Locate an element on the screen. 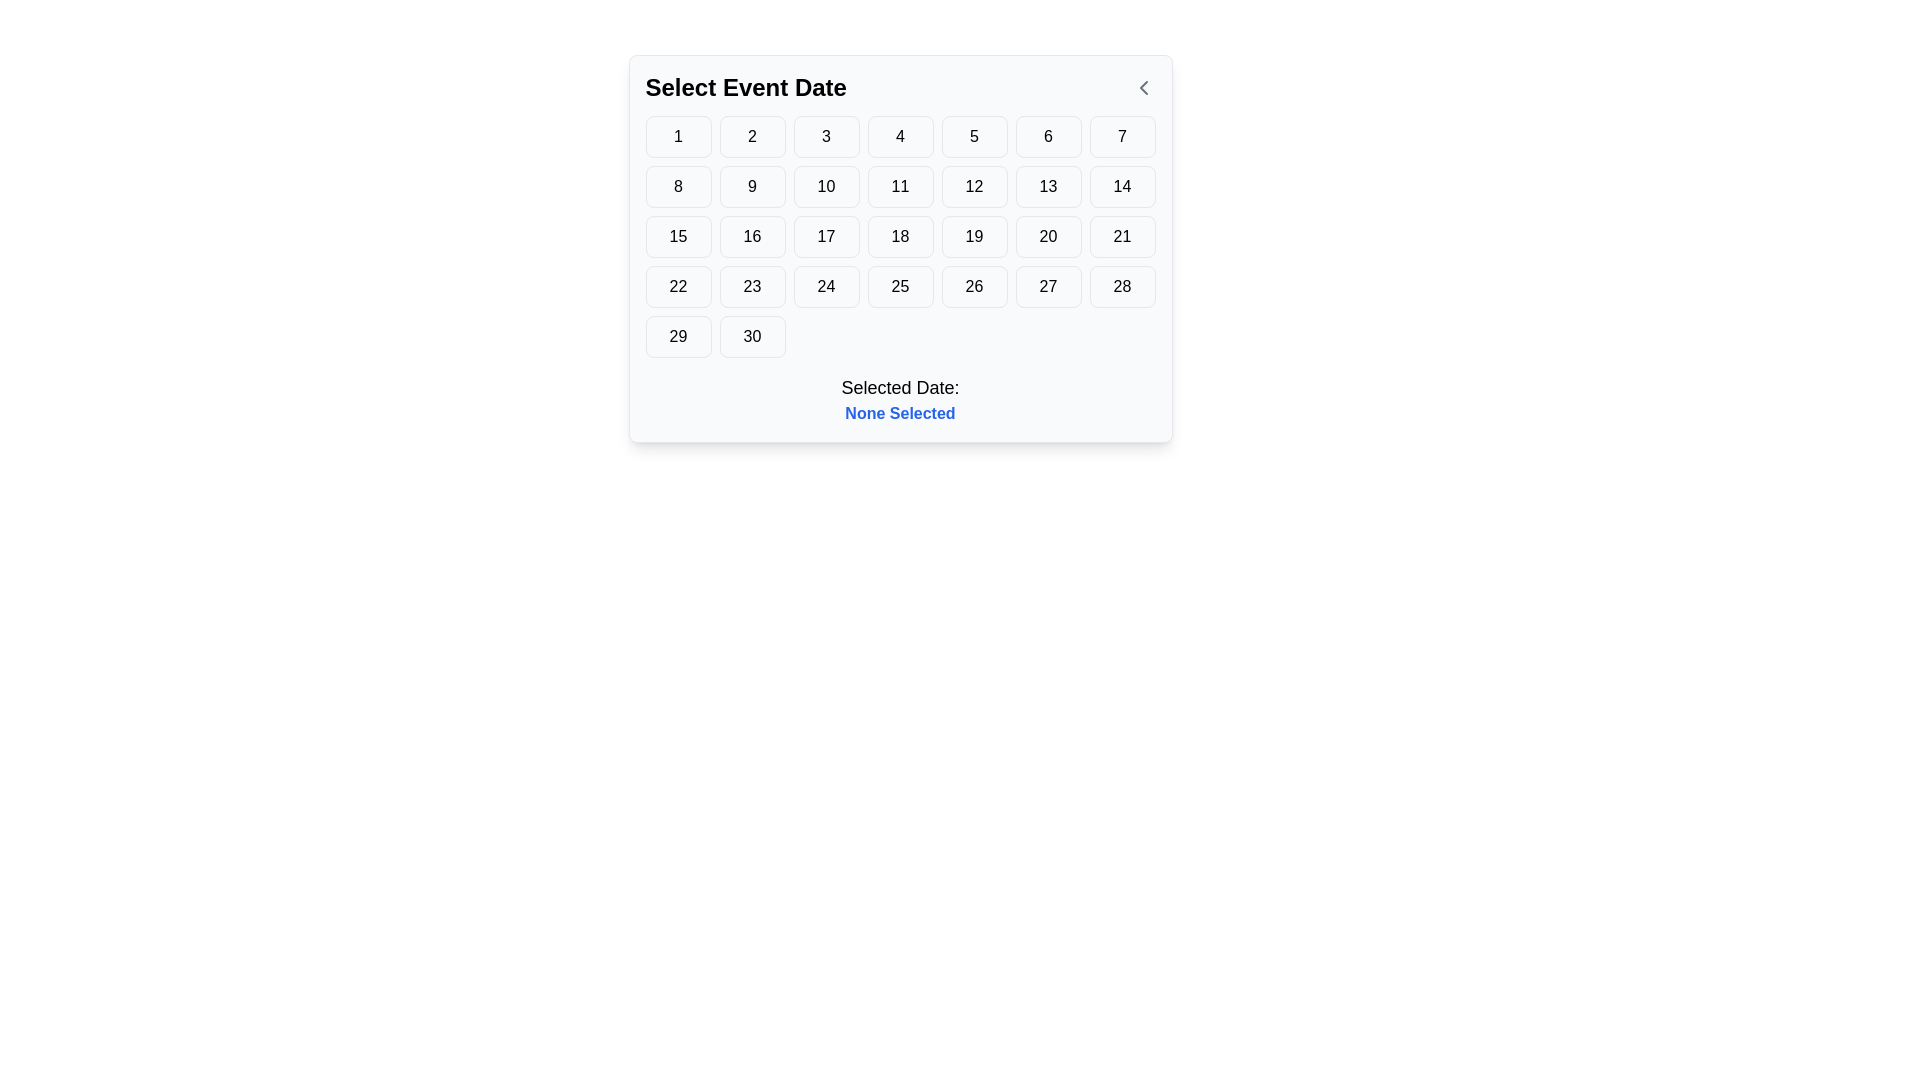  the button located in the fifth column of the top row in the calendar grid is located at coordinates (974, 136).